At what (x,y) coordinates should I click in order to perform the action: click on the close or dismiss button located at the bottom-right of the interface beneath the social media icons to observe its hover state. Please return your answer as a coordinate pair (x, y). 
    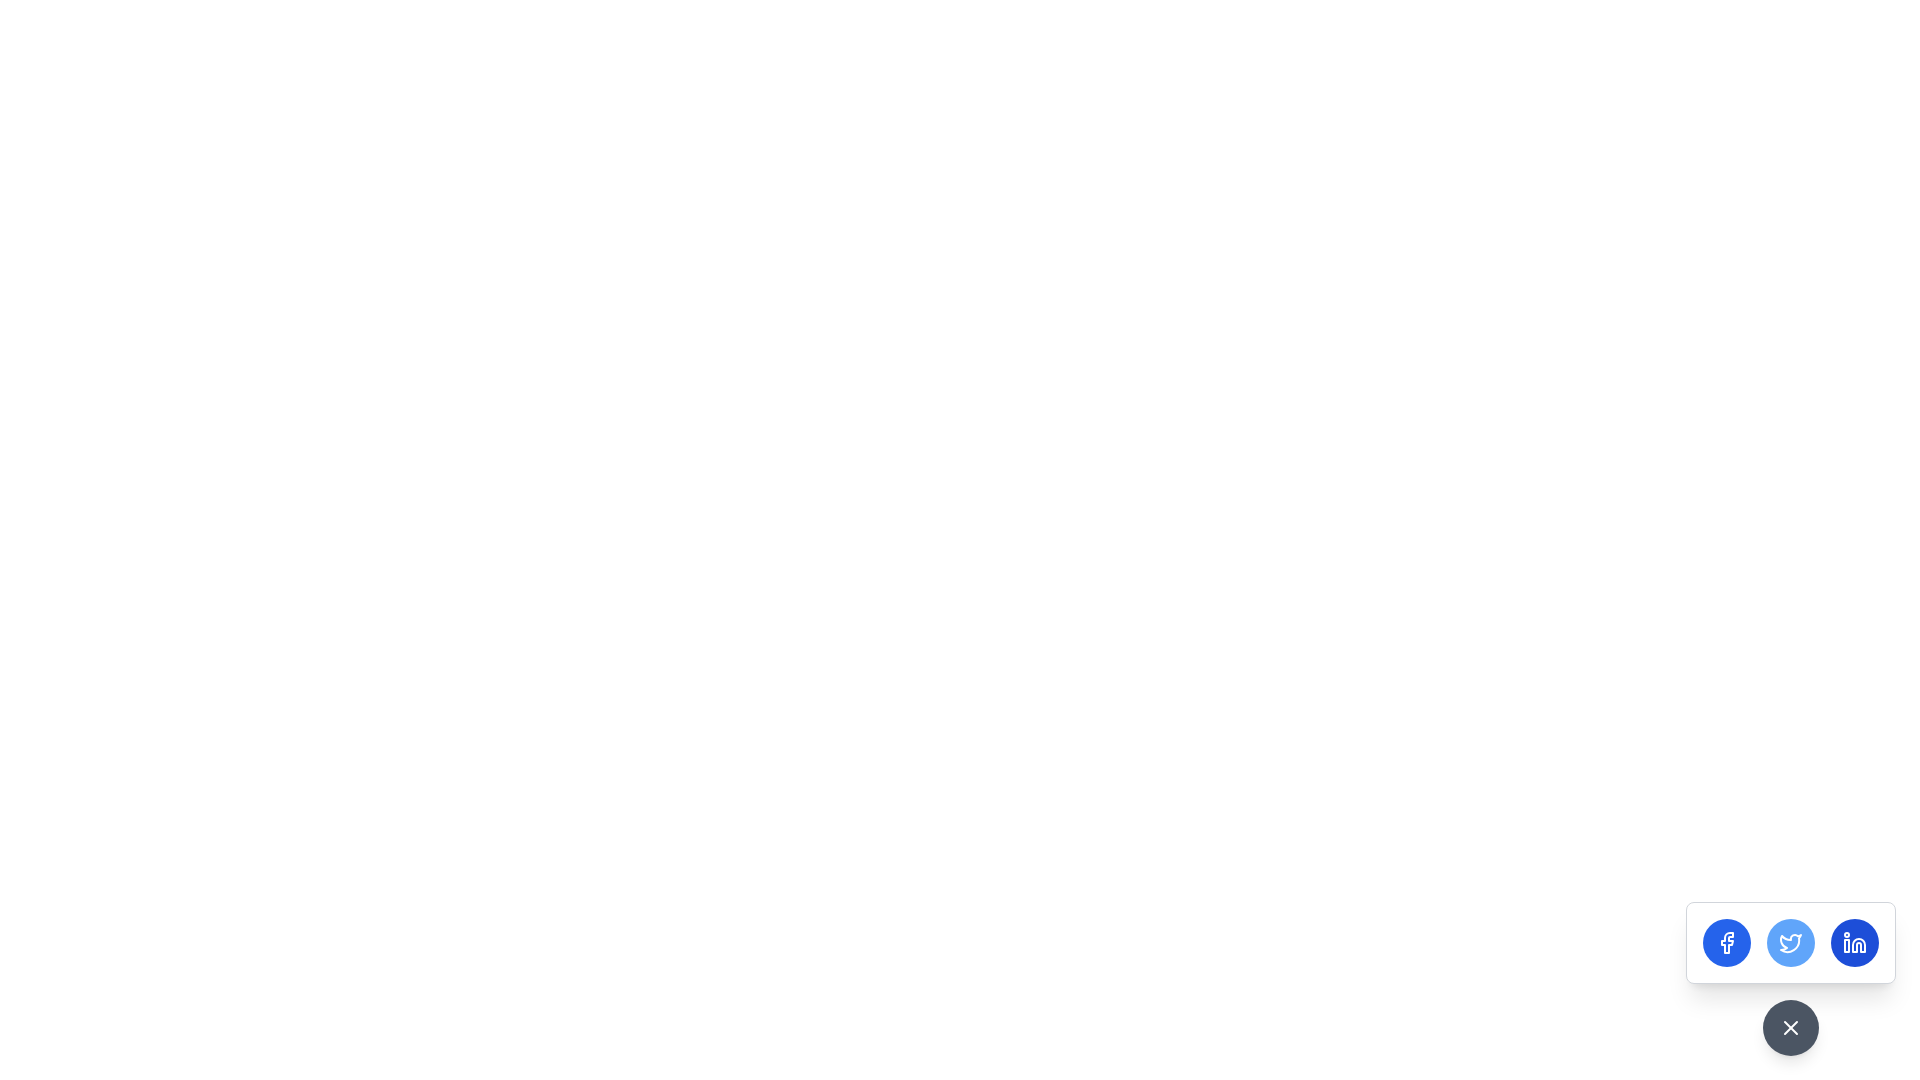
    Looking at the image, I should click on (1790, 1028).